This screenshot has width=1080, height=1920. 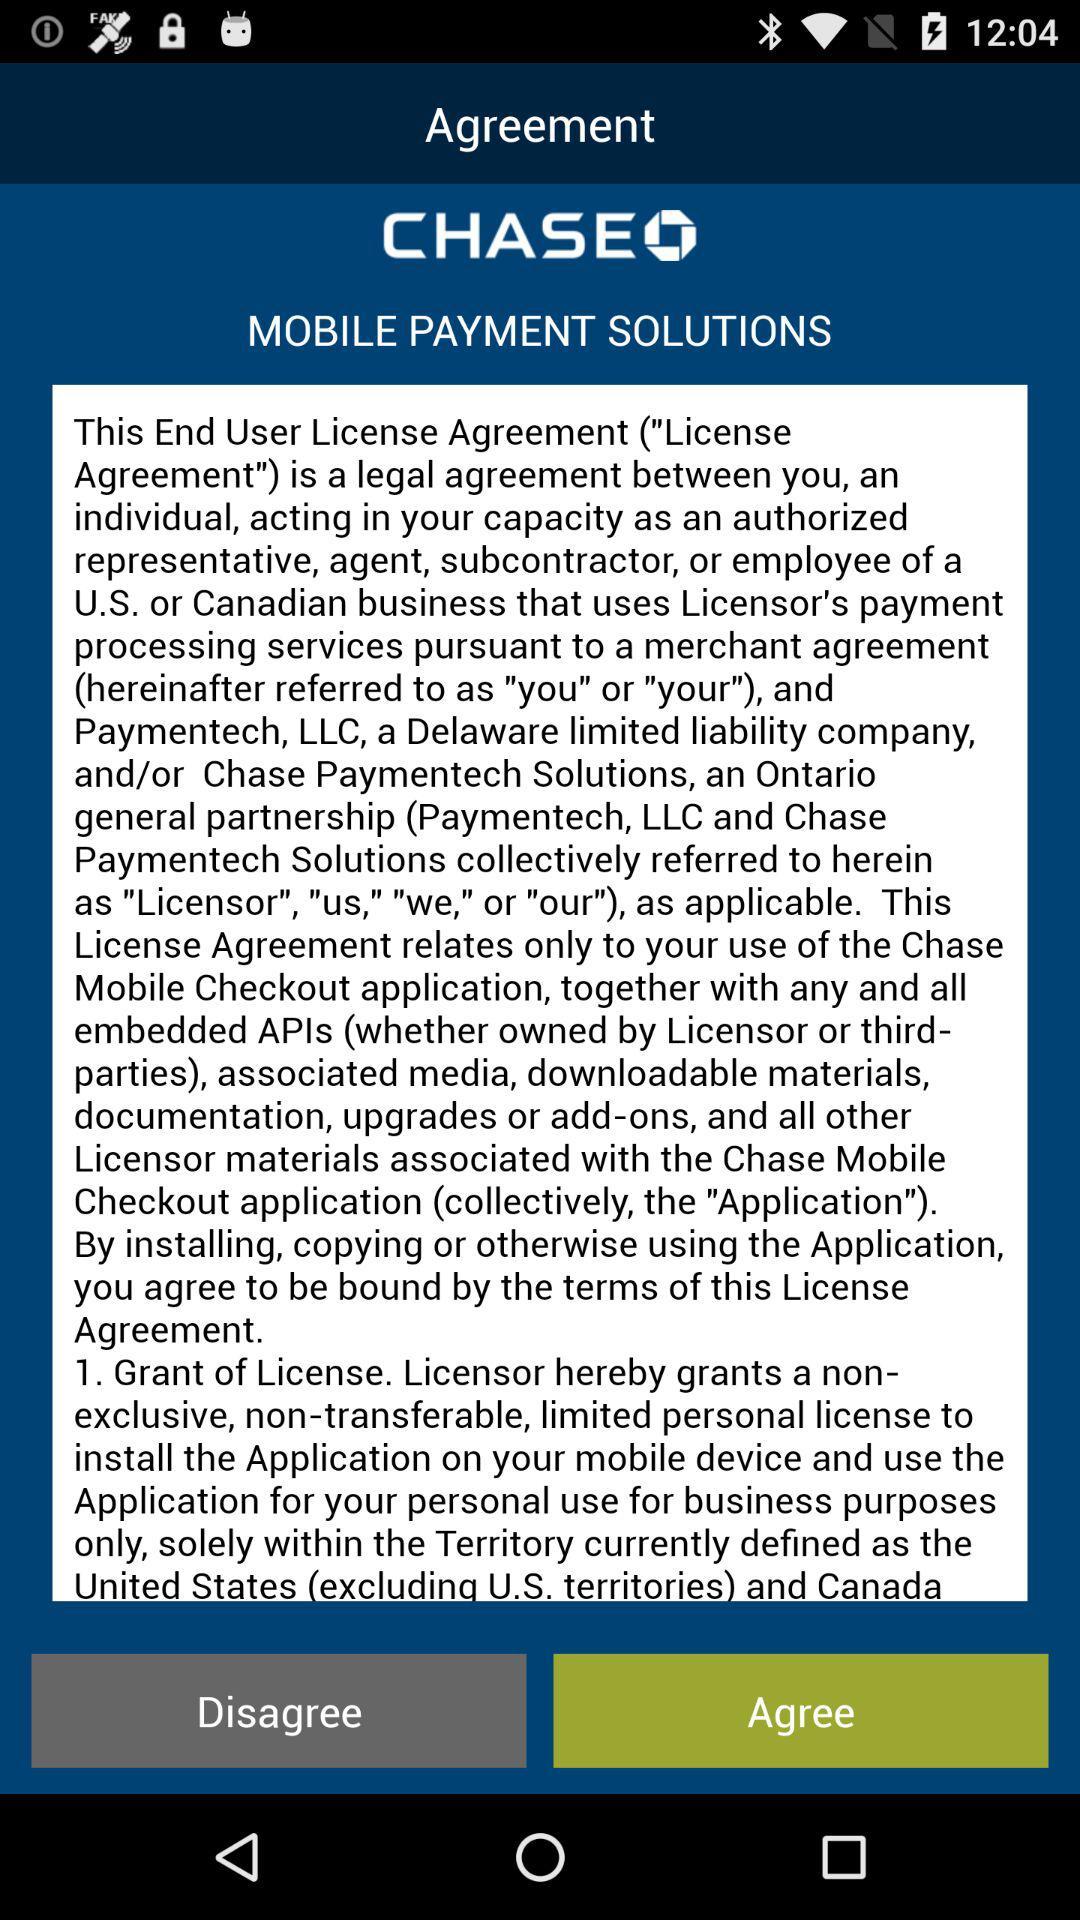 I want to click on the item to the right of the disagree item, so click(x=800, y=1709).